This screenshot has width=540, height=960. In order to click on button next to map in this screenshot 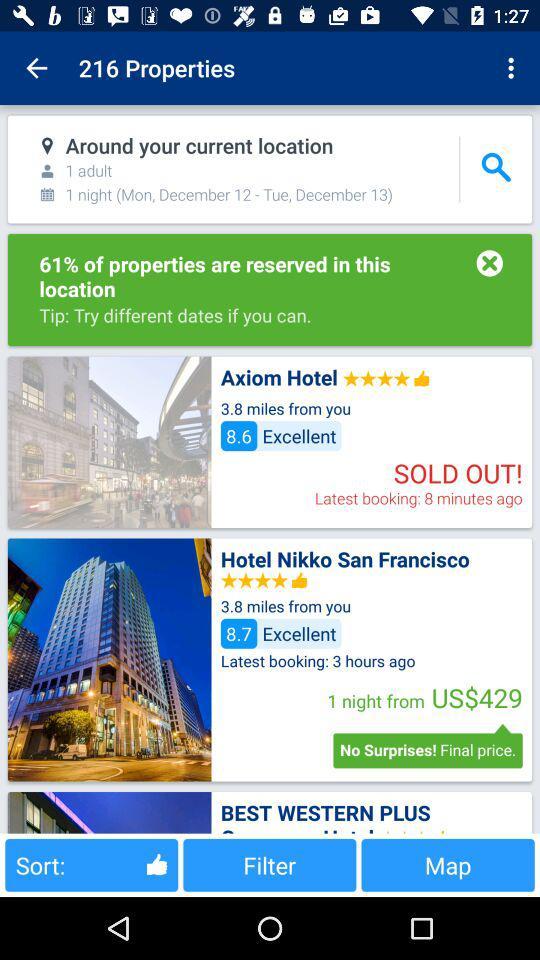, I will do `click(269, 864)`.